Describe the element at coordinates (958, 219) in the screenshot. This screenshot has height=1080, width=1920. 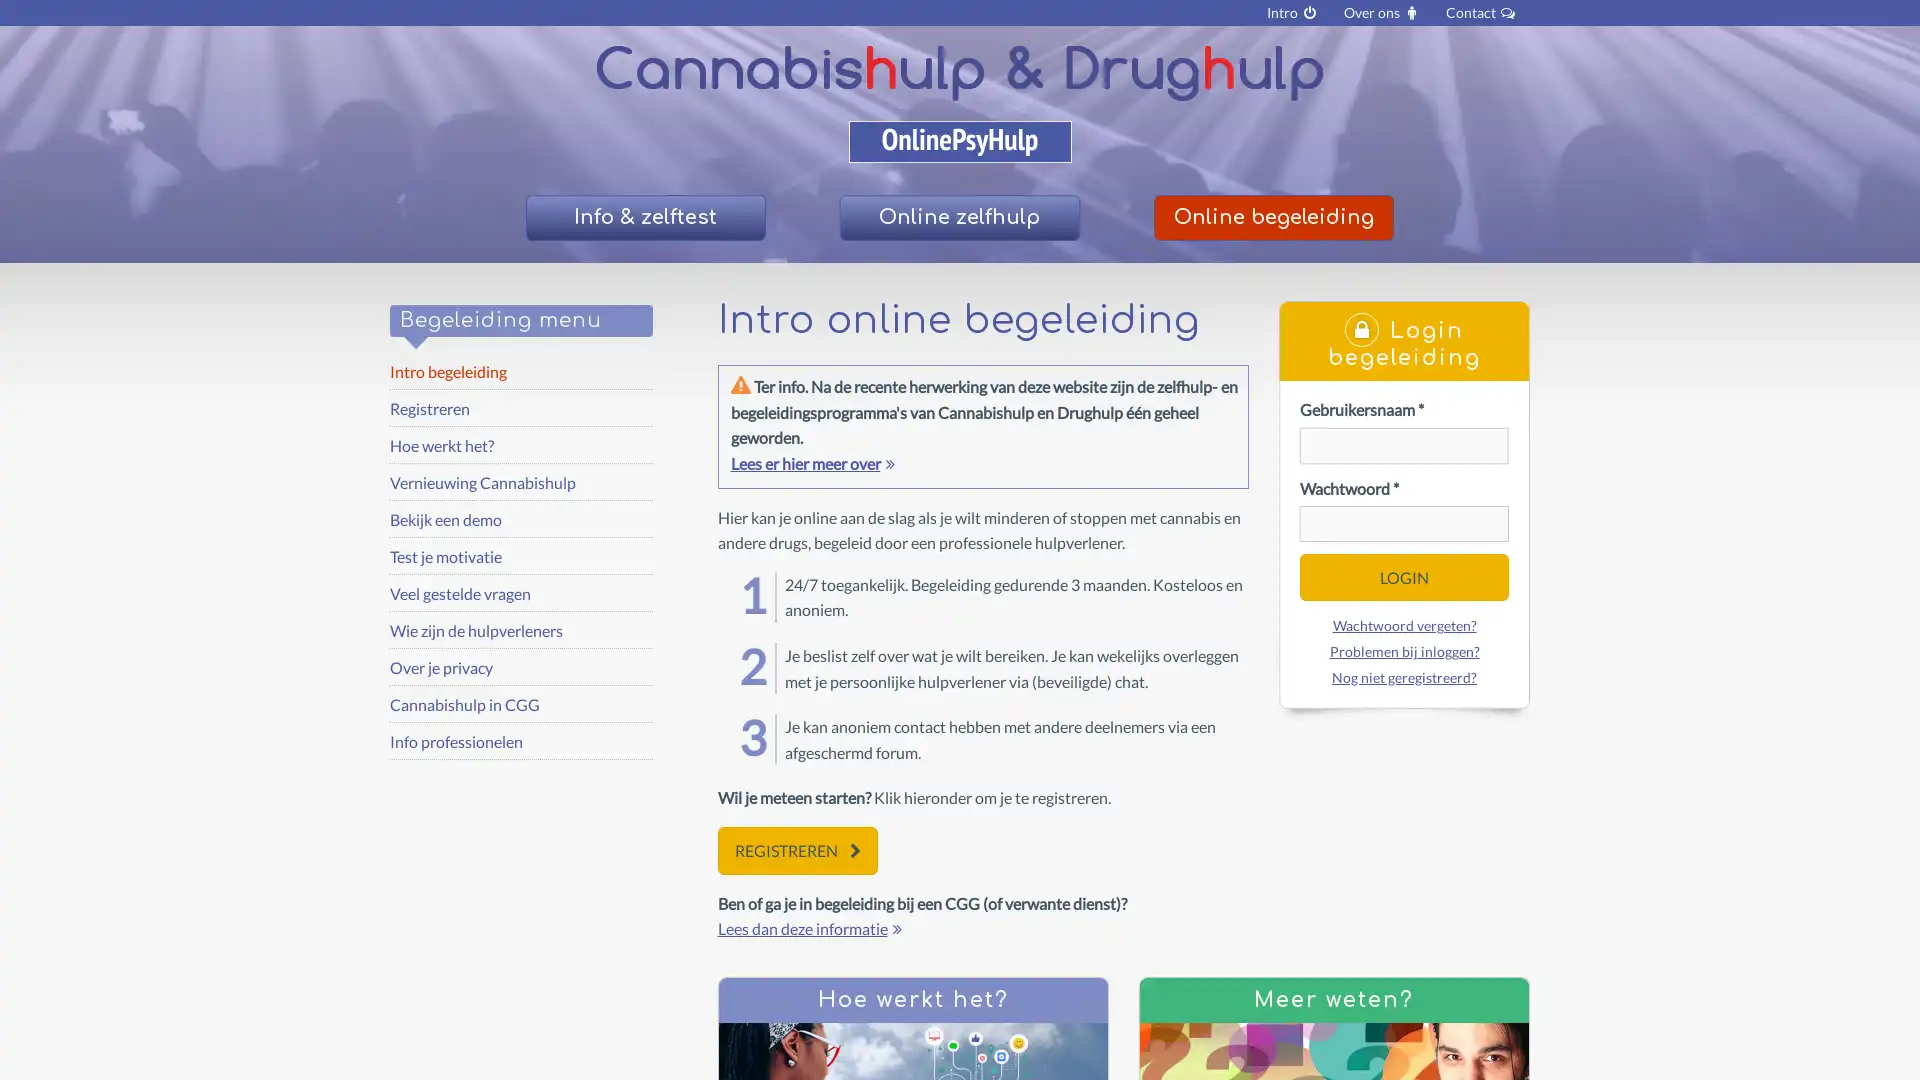
I see `Online zelfhulp` at that location.